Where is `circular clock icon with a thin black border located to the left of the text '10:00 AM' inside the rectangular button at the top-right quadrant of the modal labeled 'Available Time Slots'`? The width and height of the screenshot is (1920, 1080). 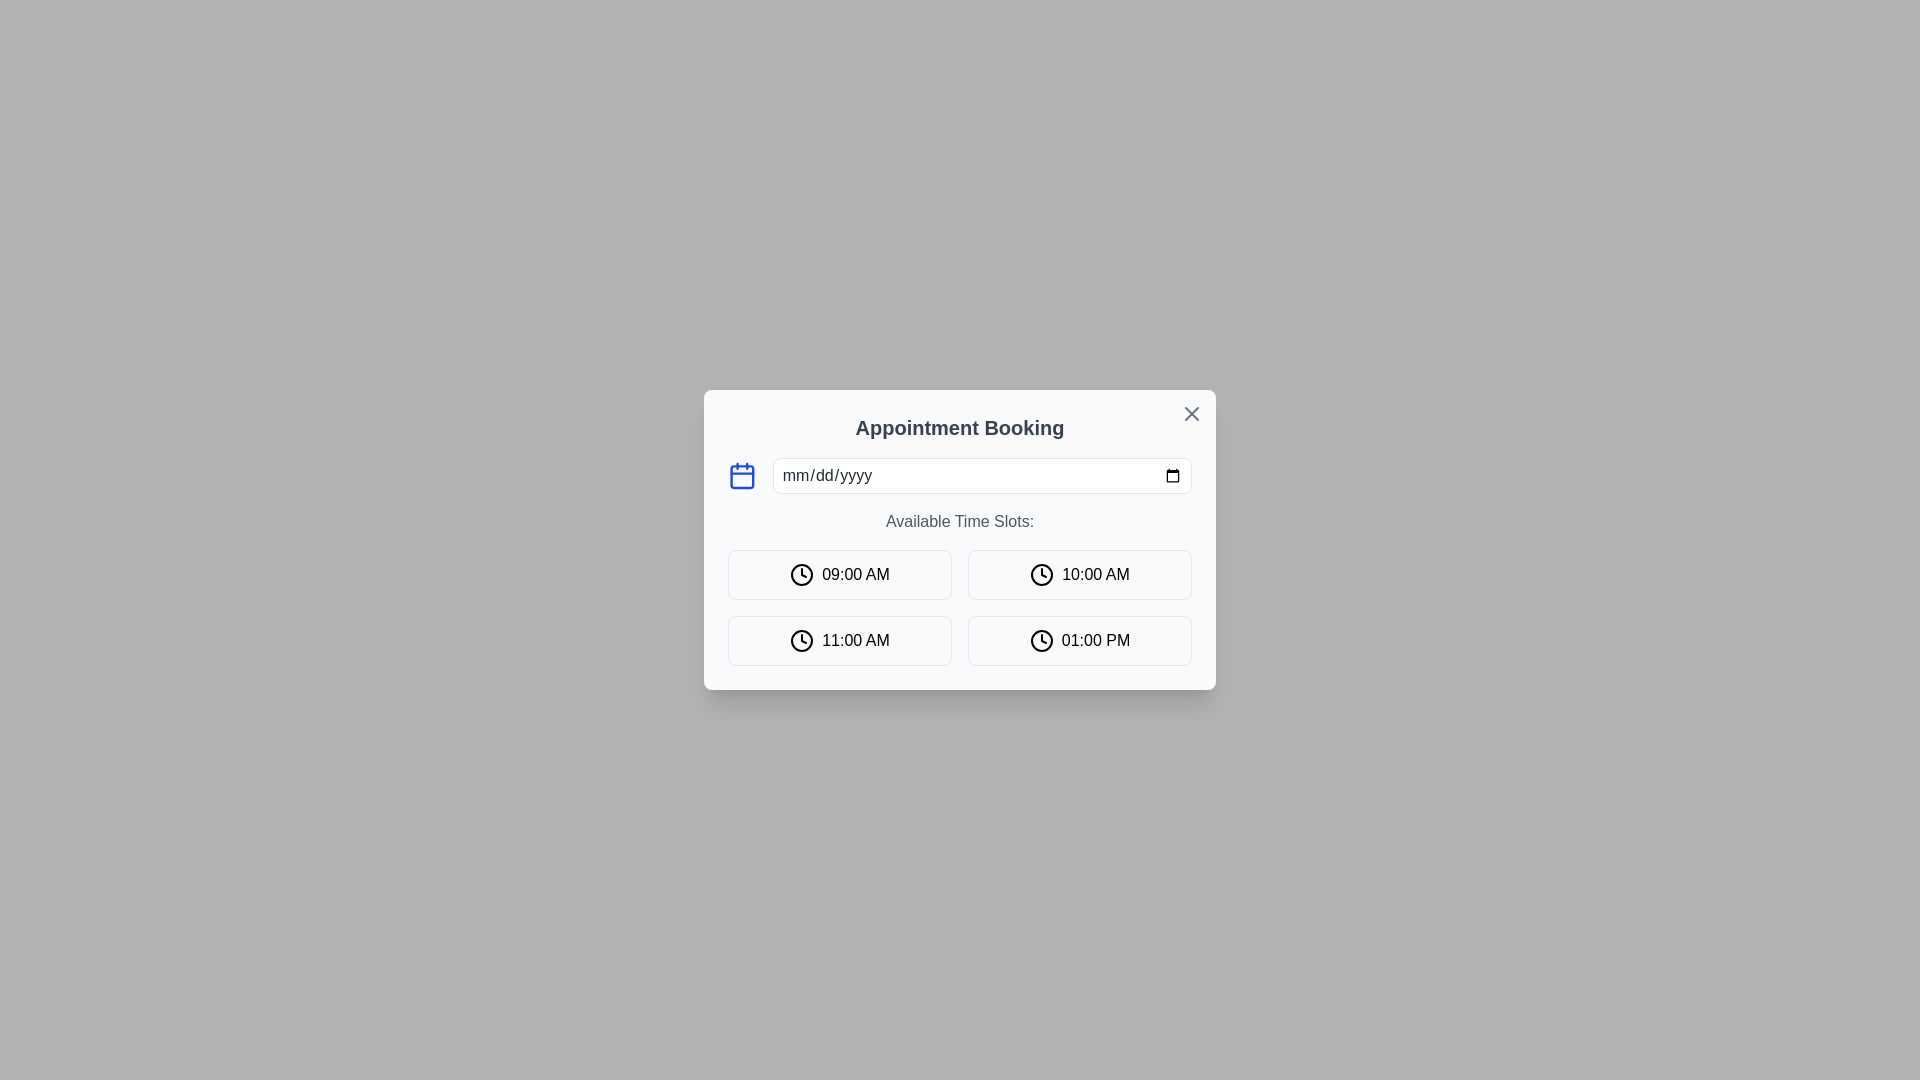
circular clock icon with a thin black border located to the left of the text '10:00 AM' inside the rectangular button at the top-right quadrant of the modal labeled 'Available Time Slots' is located at coordinates (1041, 574).